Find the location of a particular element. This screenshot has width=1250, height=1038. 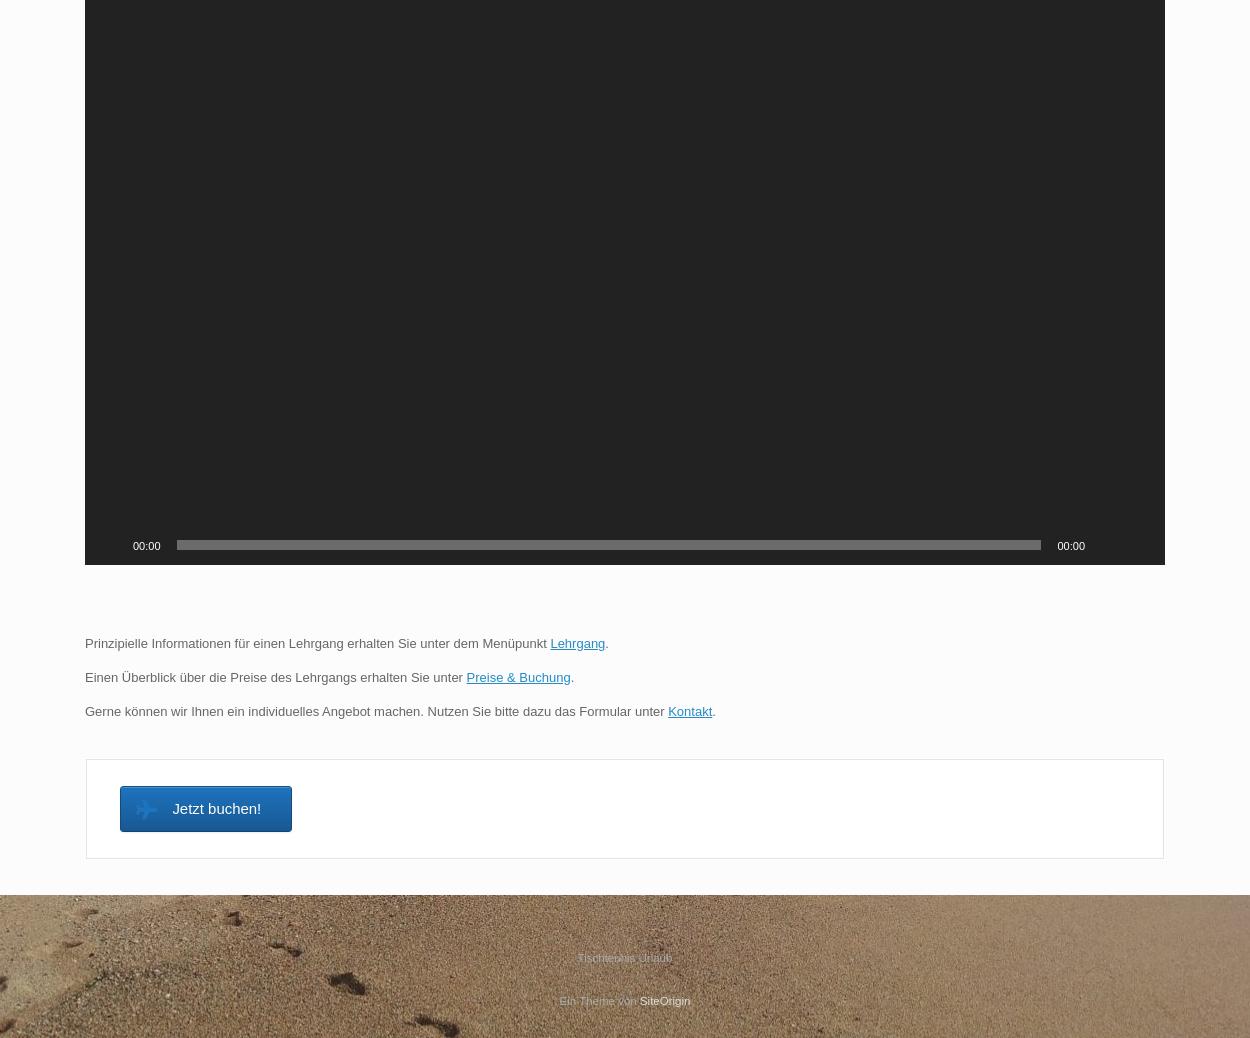

'Kontakt' is located at coordinates (689, 709).